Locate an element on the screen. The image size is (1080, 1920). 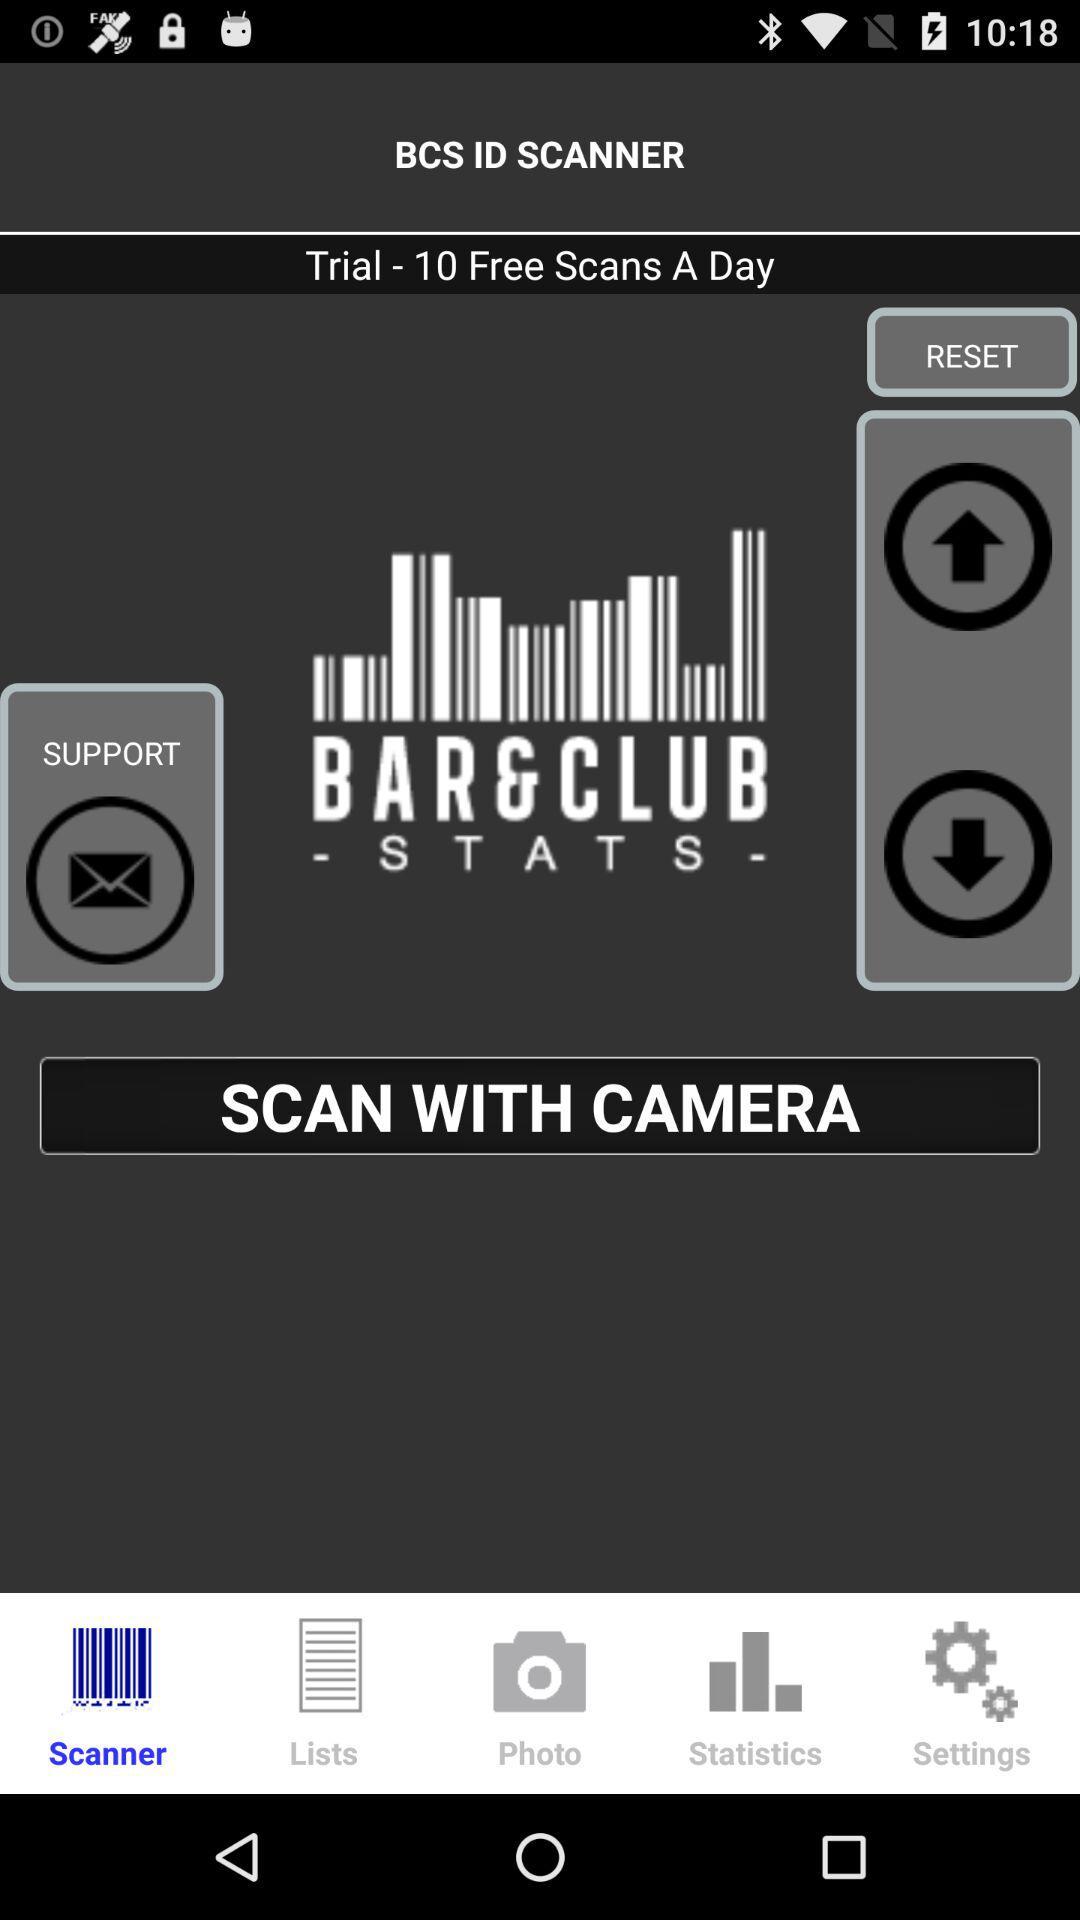
the email icon is located at coordinates (110, 941).